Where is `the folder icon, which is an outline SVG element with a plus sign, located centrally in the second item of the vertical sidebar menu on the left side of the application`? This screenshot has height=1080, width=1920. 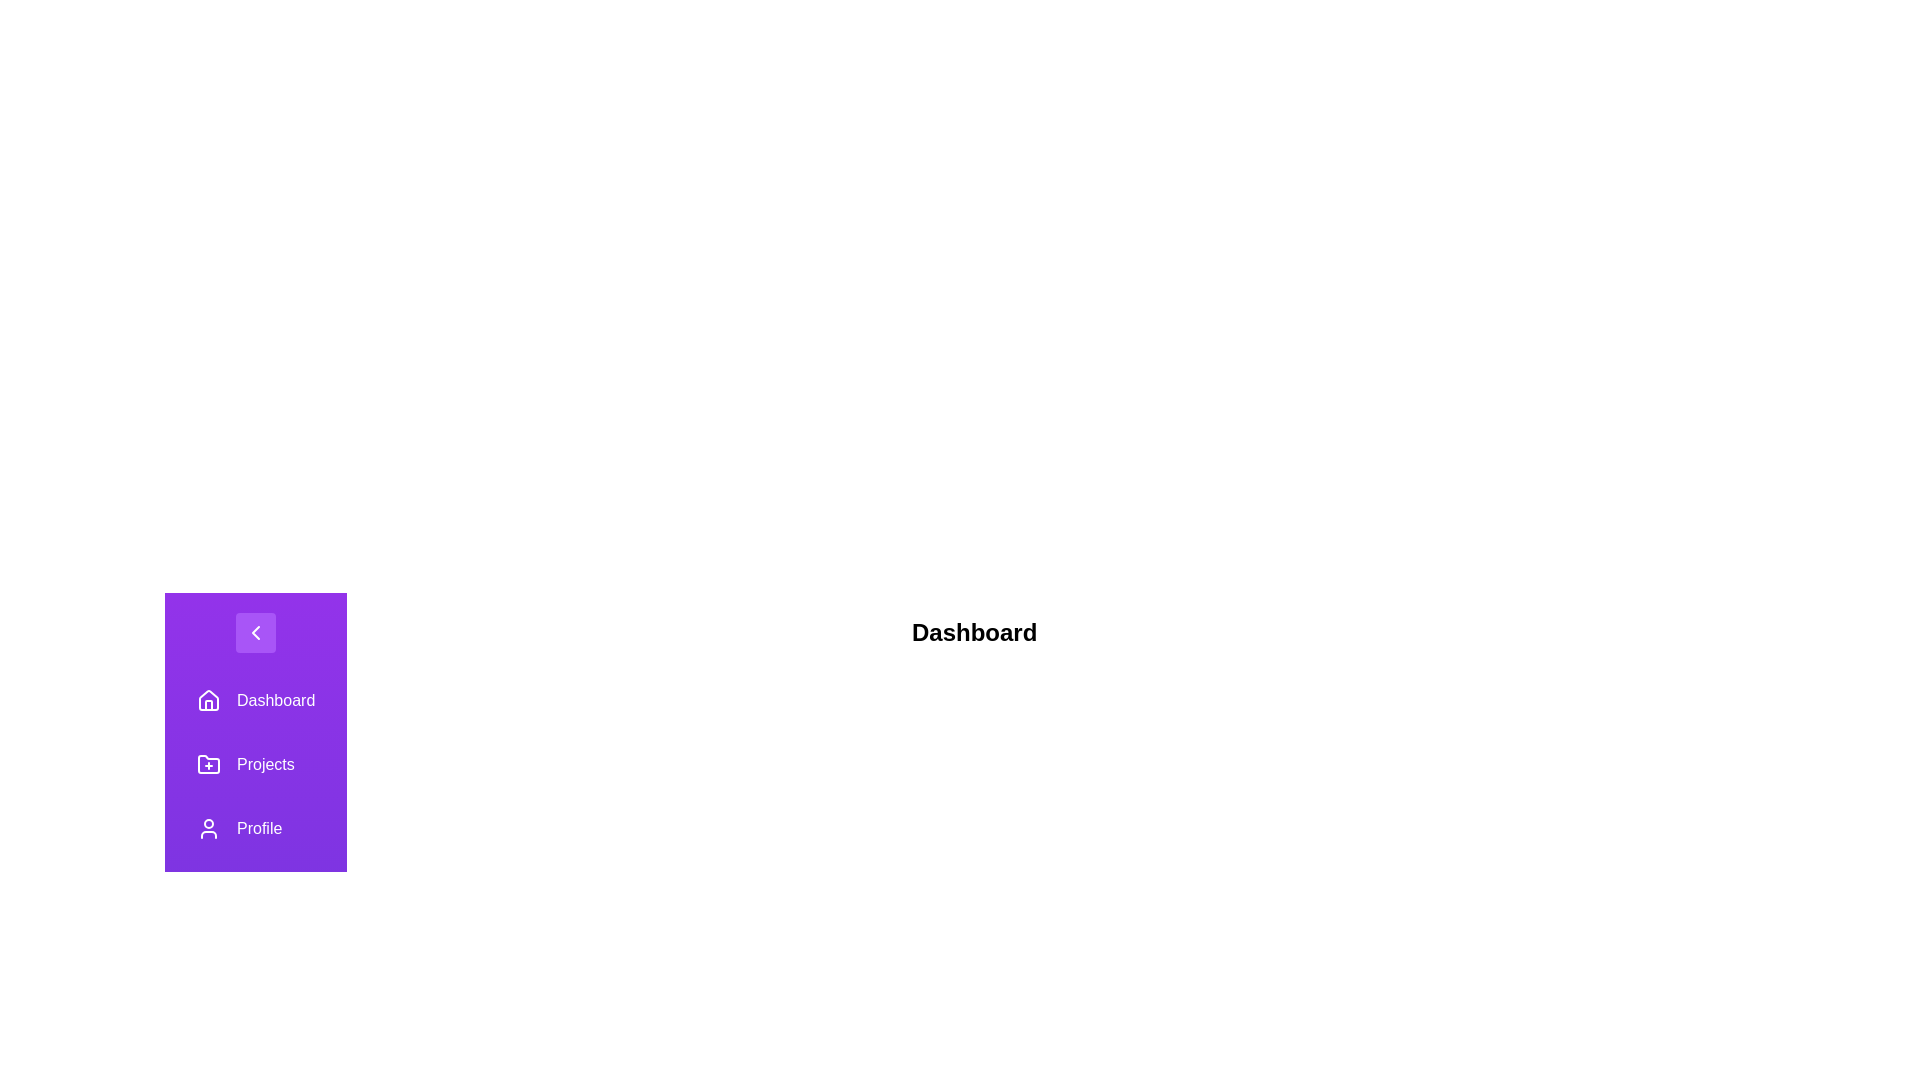
the folder icon, which is an outline SVG element with a plus sign, located centrally in the second item of the vertical sidebar menu on the left side of the application is located at coordinates (209, 764).